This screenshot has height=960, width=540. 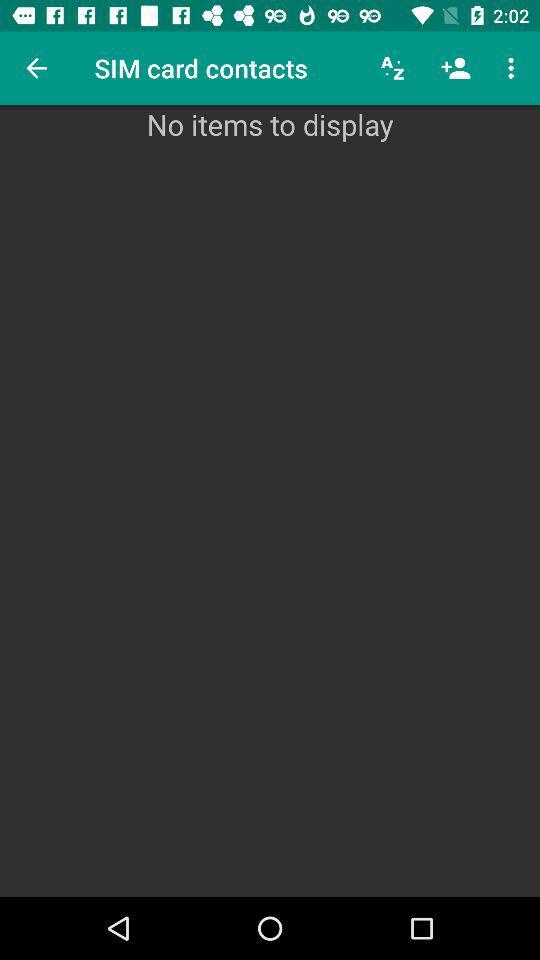 What do you see at coordinates (513, 68) in the screenshot?
I see `the icon above no items to` at bounding box center [513, 68].